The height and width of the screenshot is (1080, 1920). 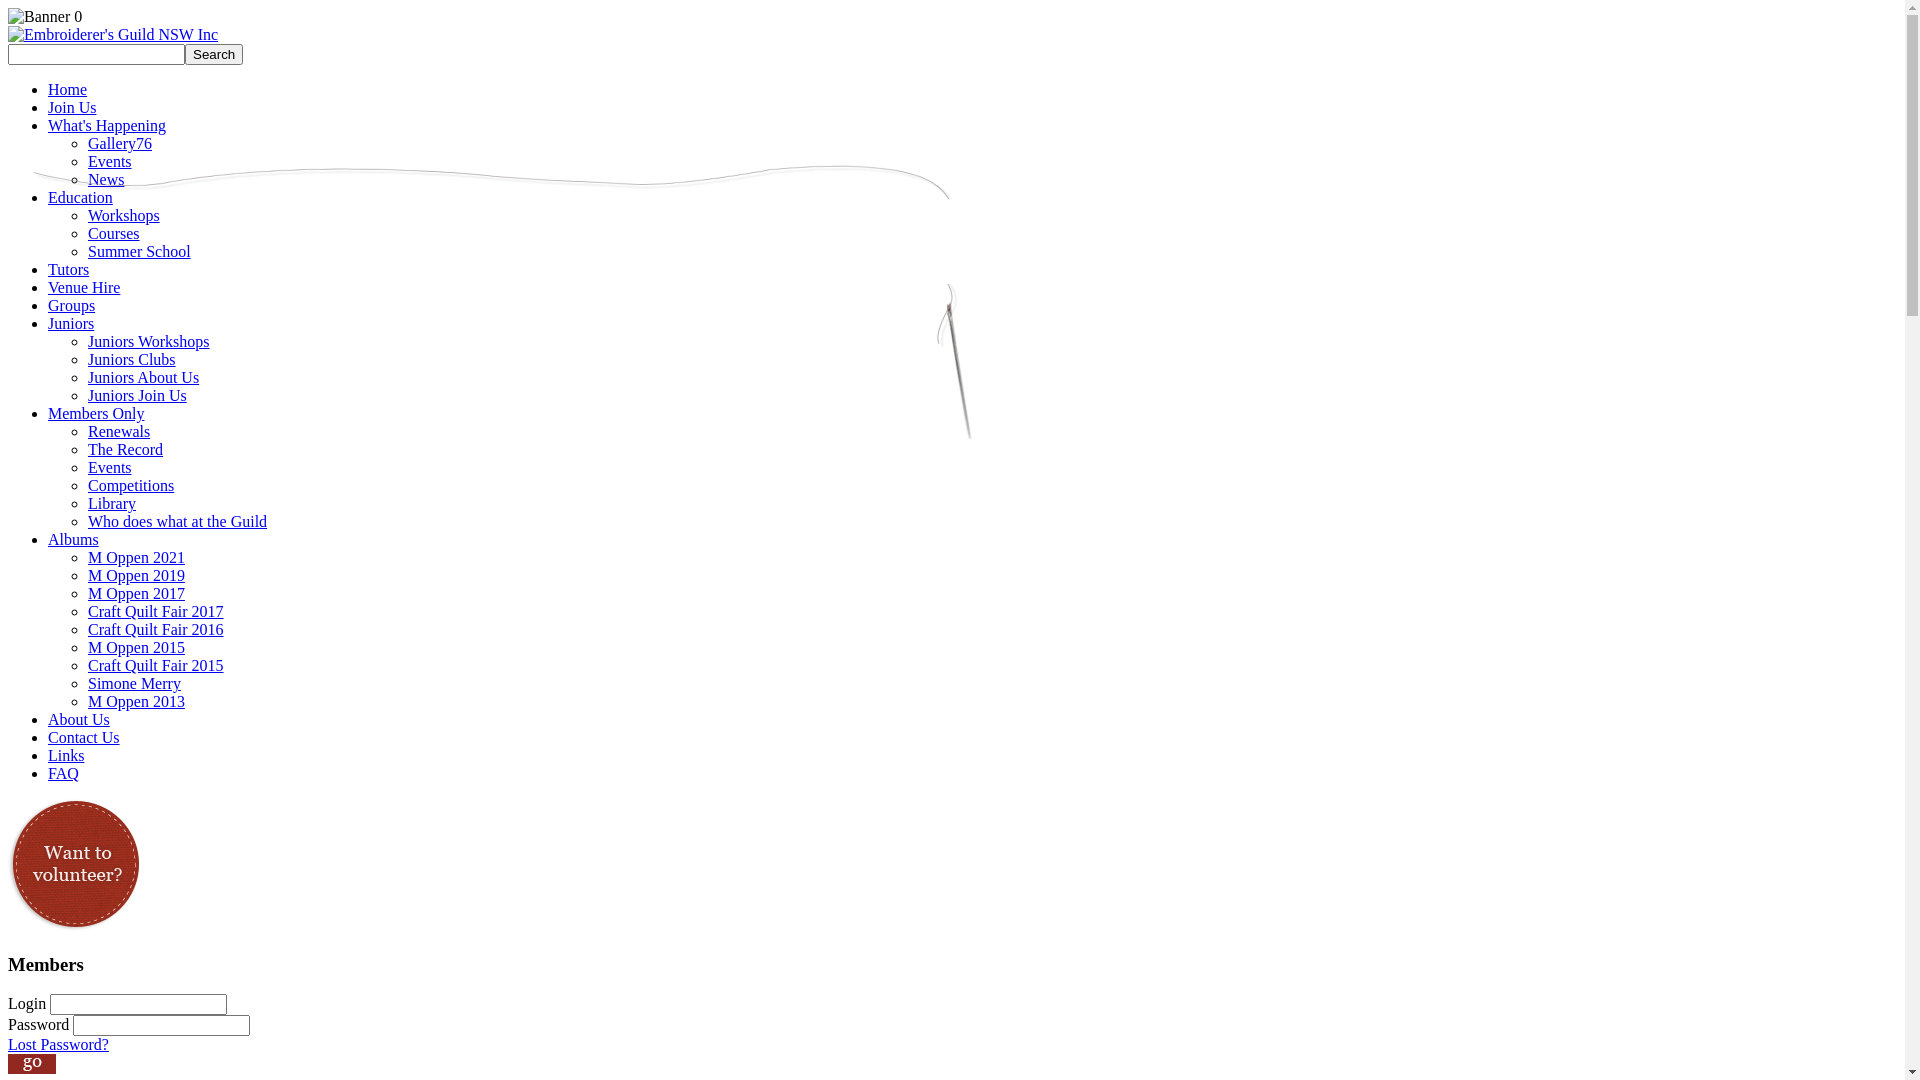 I want to click on 'M Oppen 2021', so click(x=86, y=557).